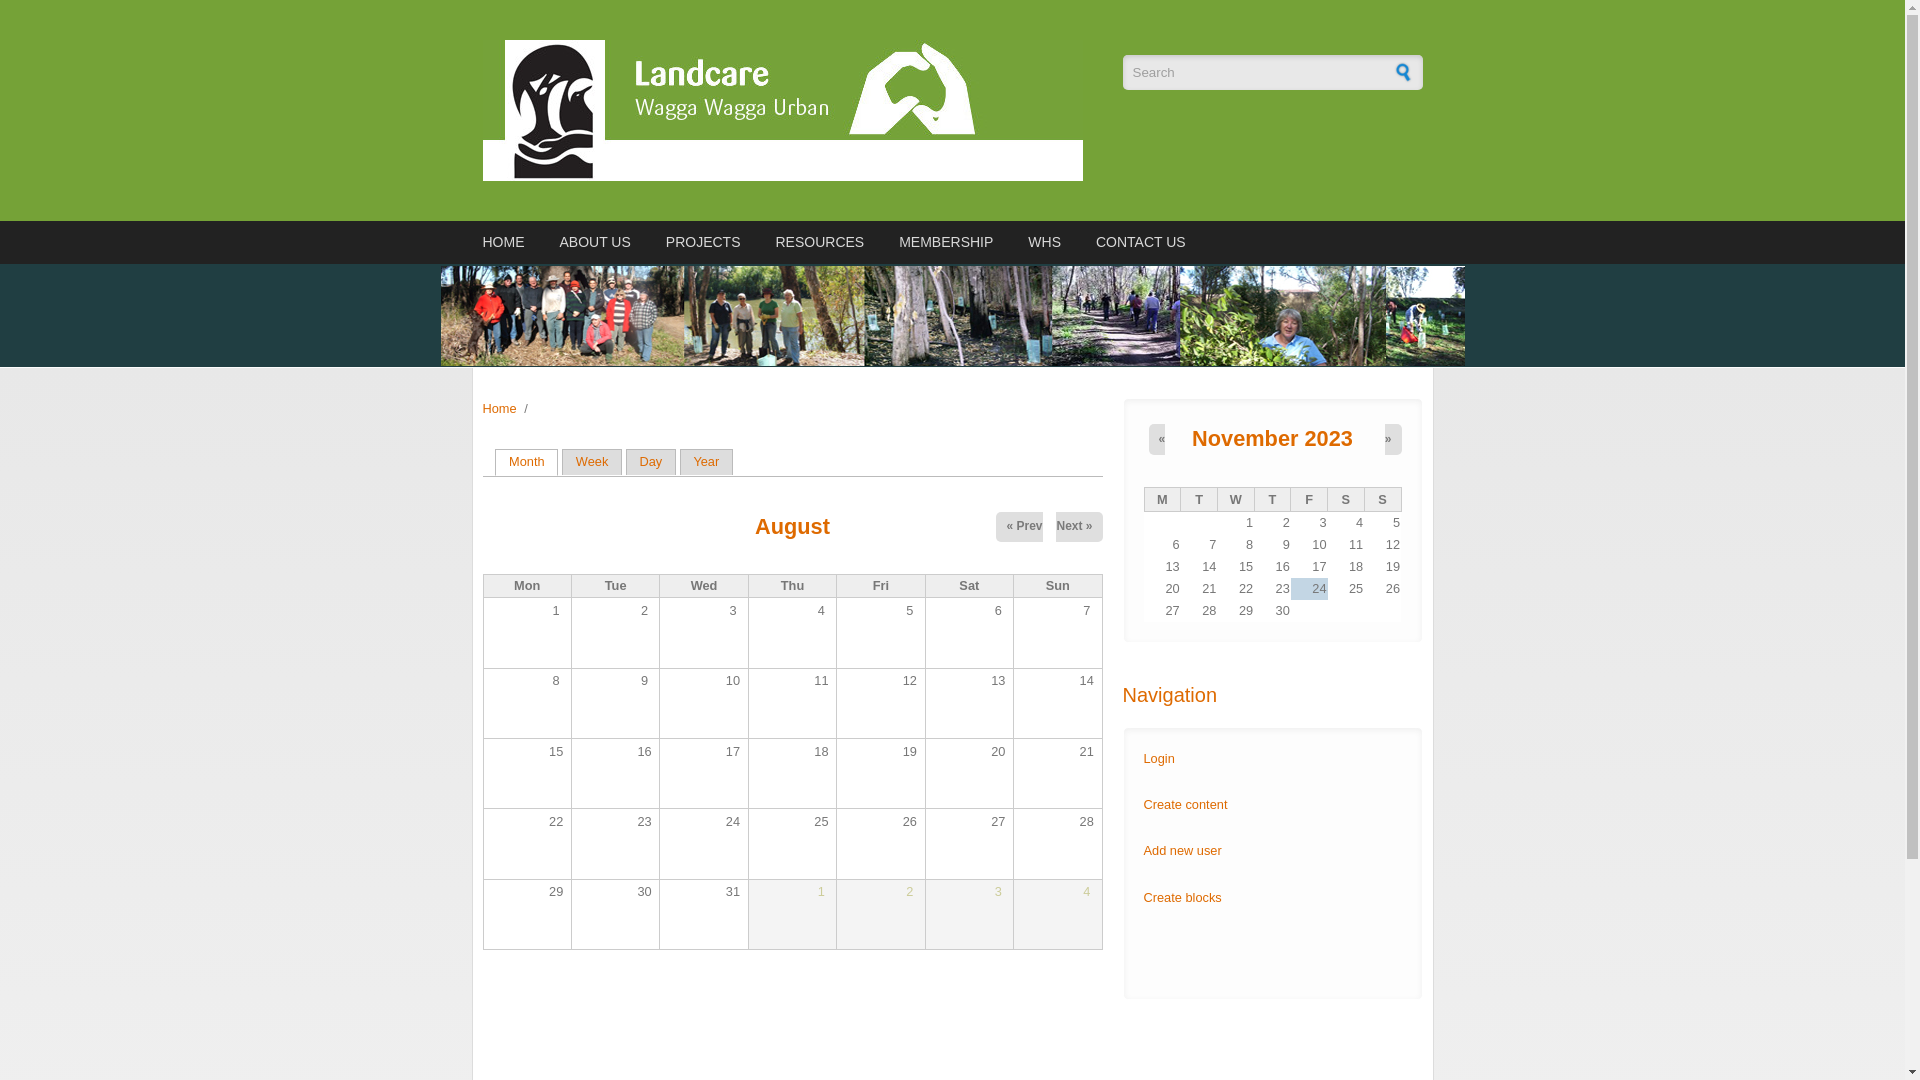 This screenshot has width=1920, height=1080. I want to click on 'WHS', so click(1043, 241).